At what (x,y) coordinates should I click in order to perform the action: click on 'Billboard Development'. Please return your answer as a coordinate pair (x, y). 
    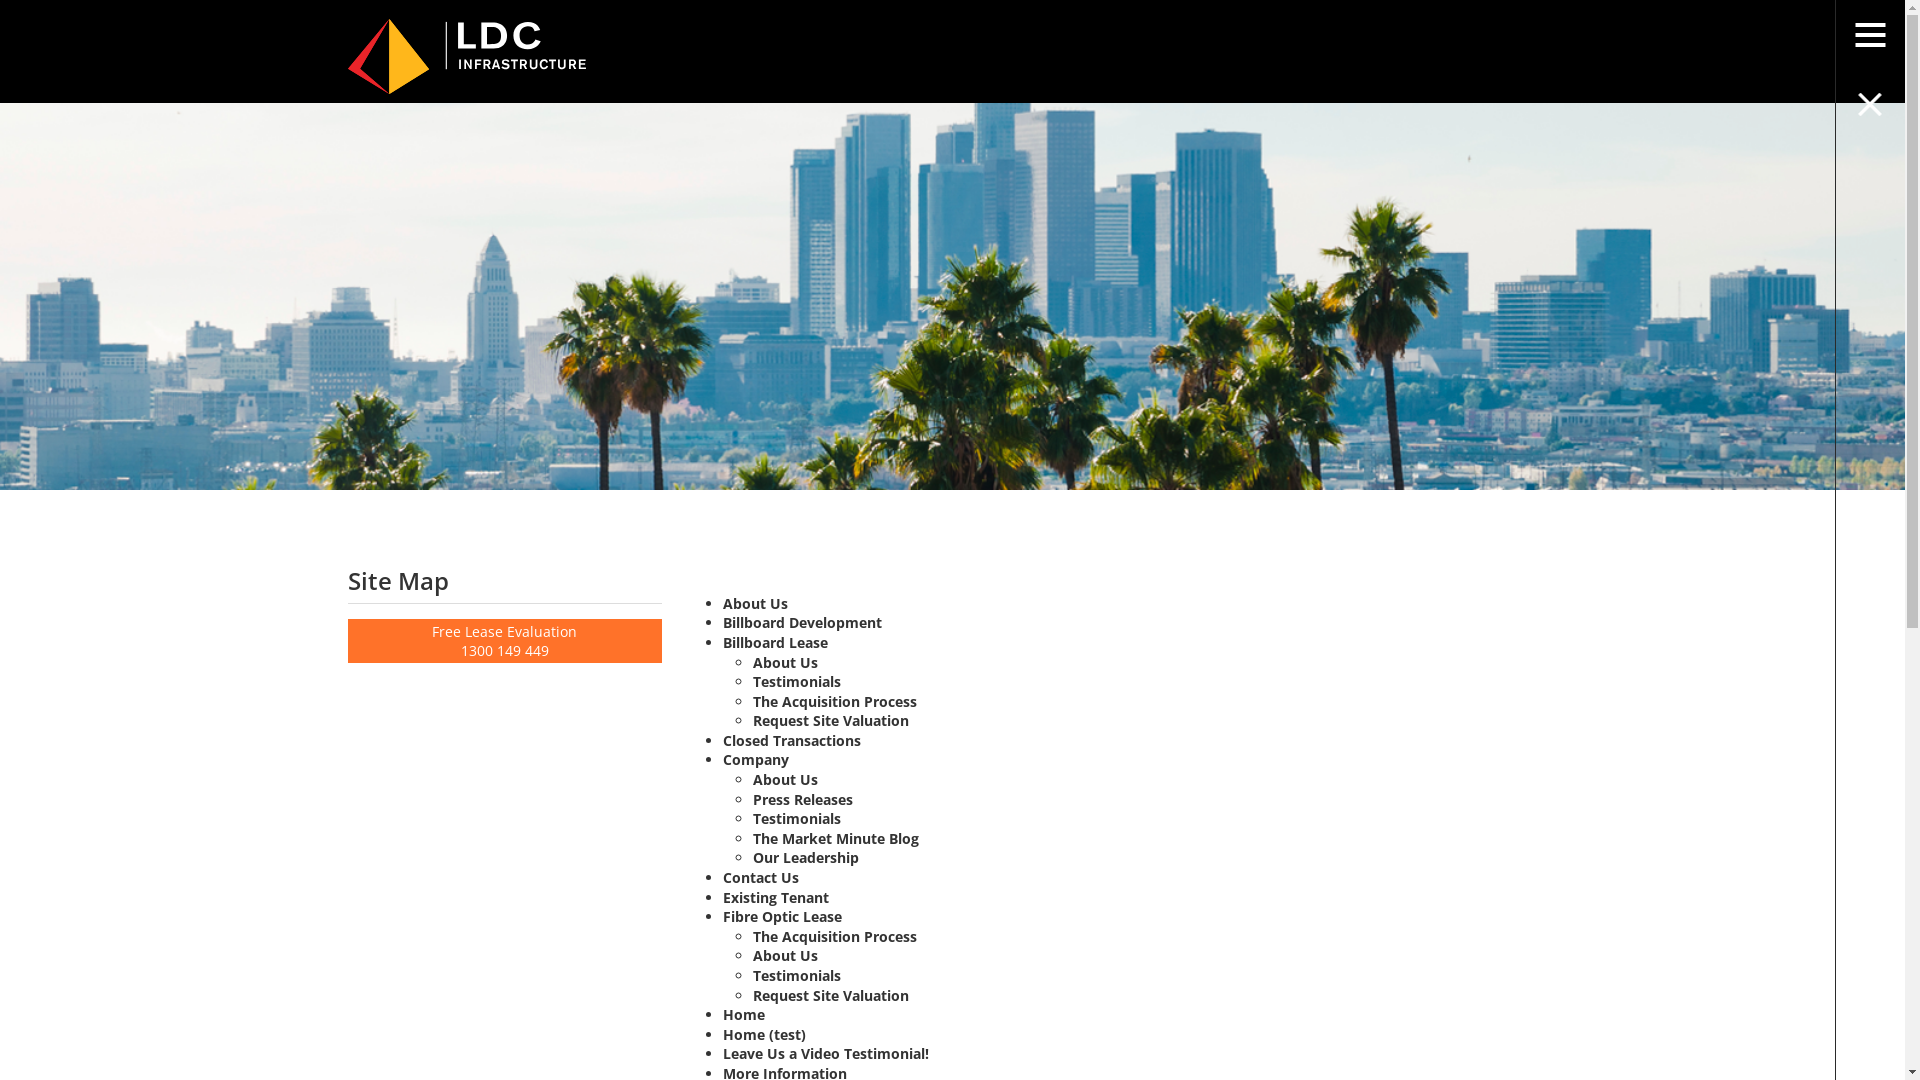
    Looking at the image, I should click on (802, 621).